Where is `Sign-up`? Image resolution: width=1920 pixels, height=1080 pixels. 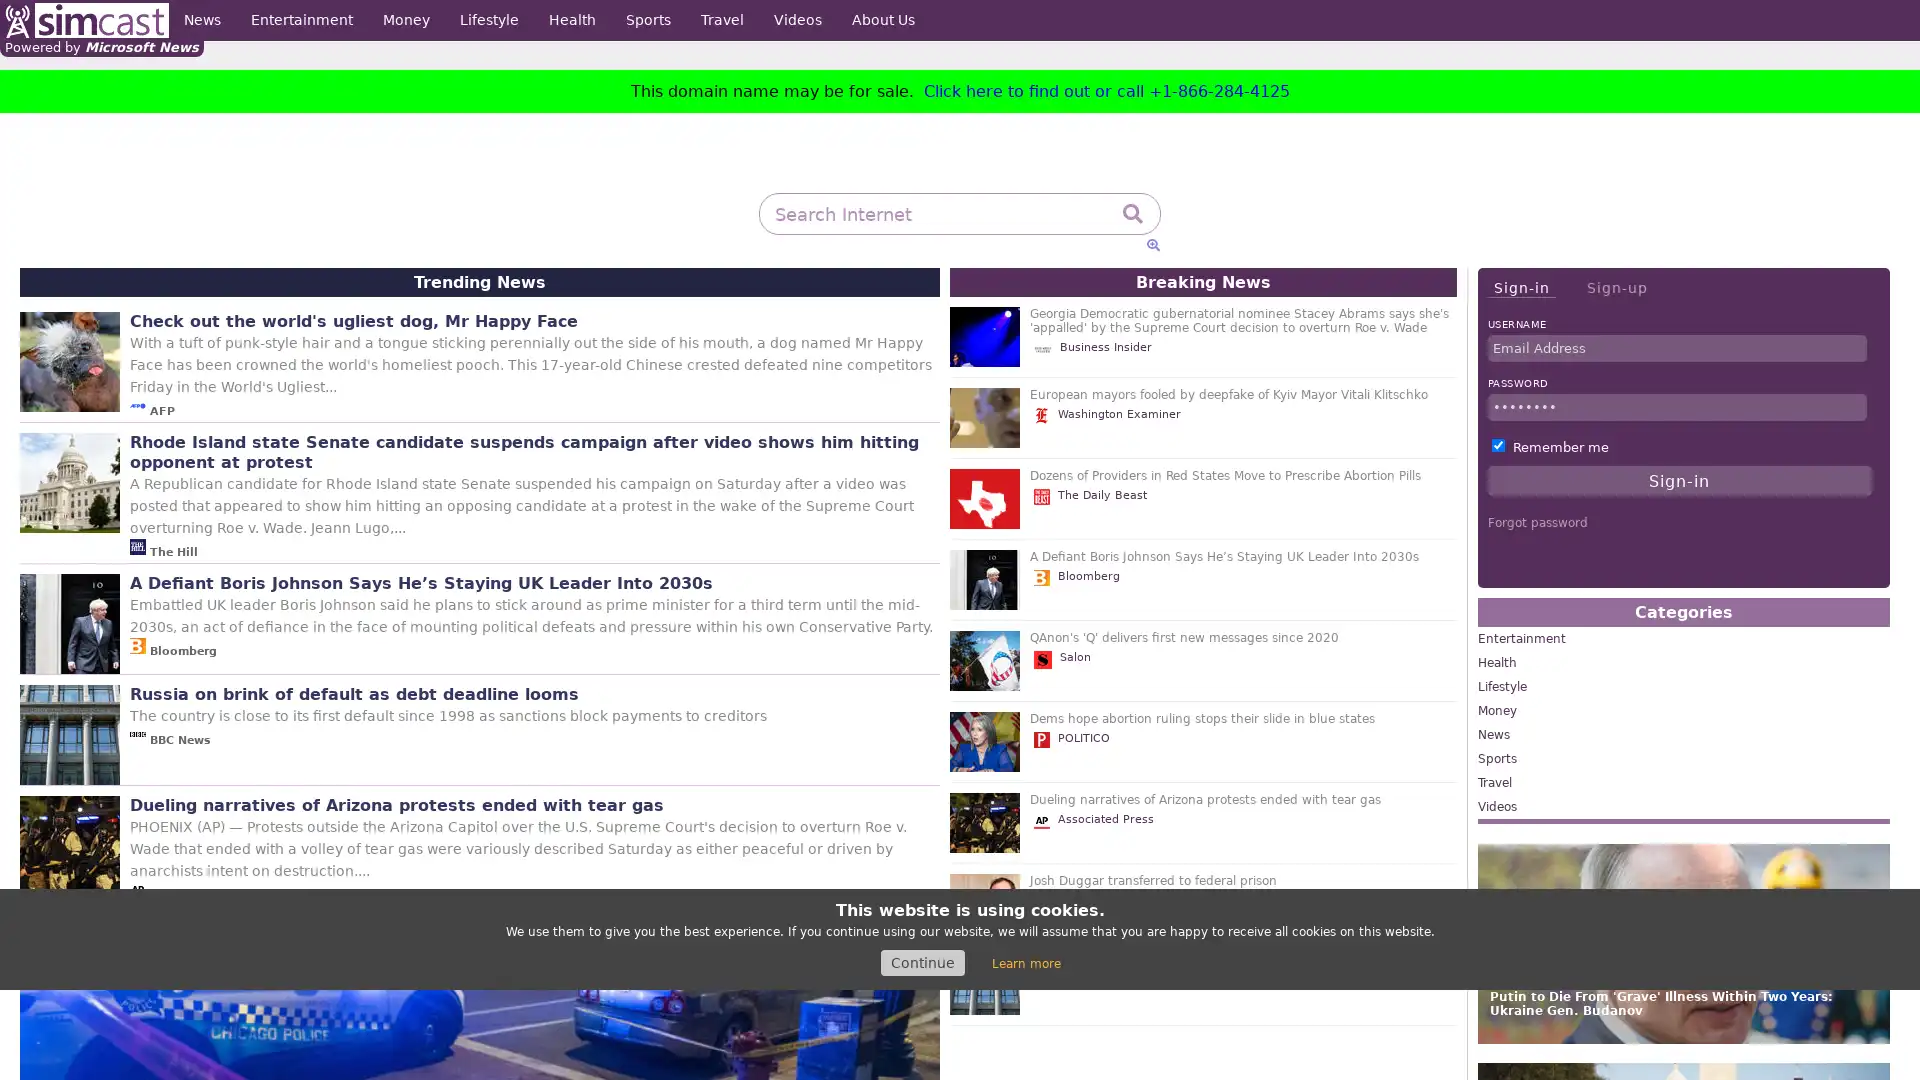 Sign-up is located at coordinates (1616, 288).